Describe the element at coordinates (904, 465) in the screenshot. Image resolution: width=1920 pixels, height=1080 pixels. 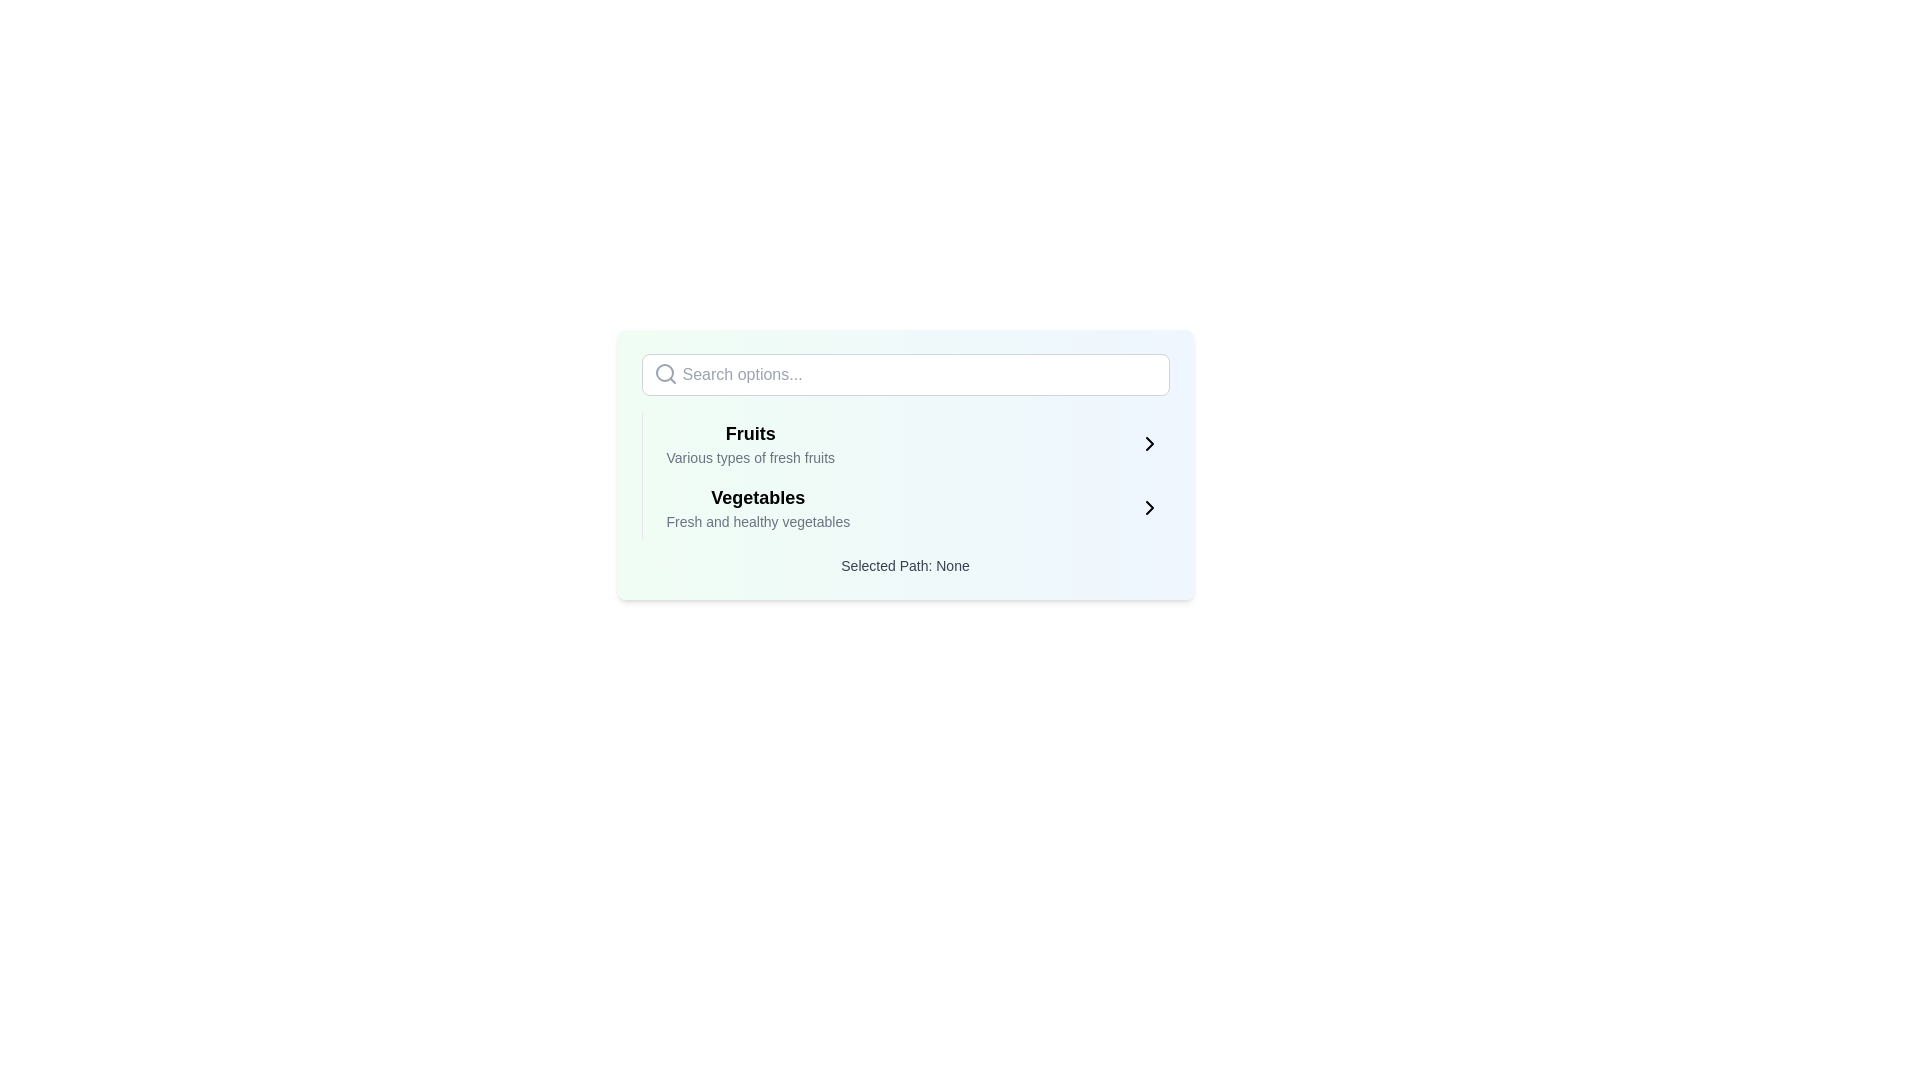
I see `the Navigation Card which serves as a selection interface for categories such as 'Fruits' or 'Vegetables' and is centrally positioned in the layout` at that location.